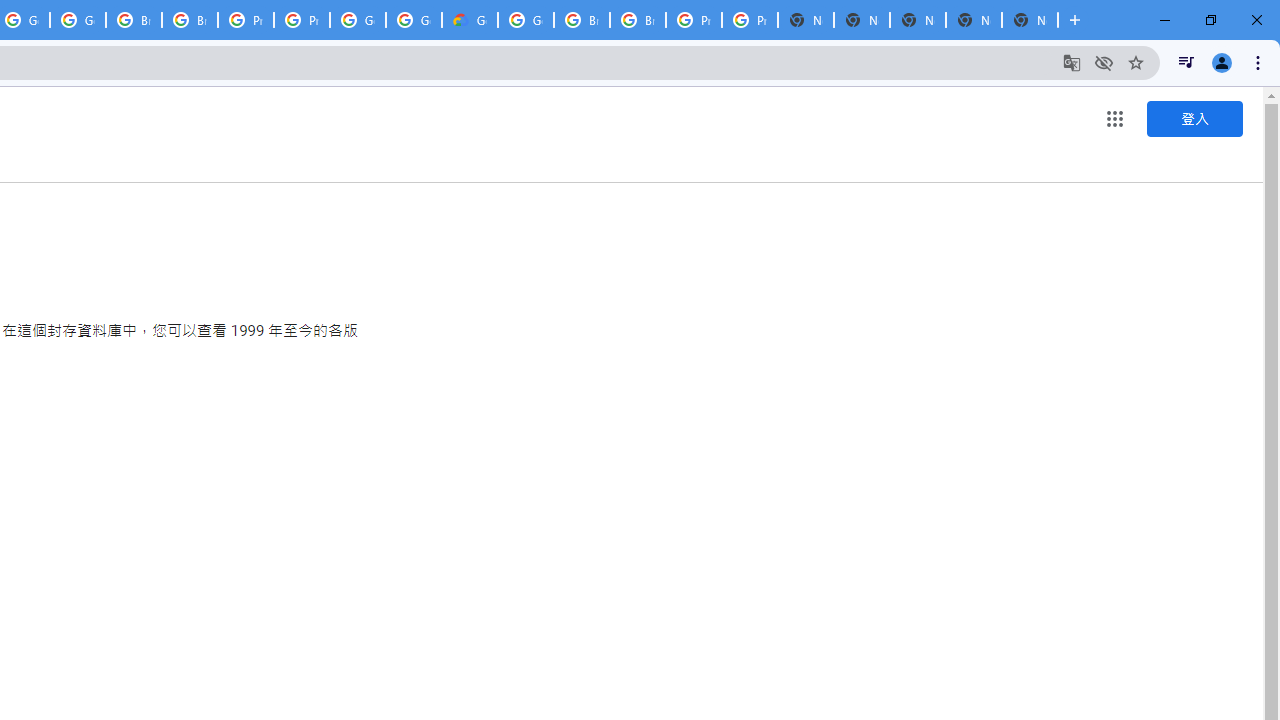 The width and height of the screenshot is (1280, 720). What do you see at coordinates (581, 20) in the screenshot?
I see `'Browse Chrome as a guest - Computer - Google Chrome Help'` at bounding box center [581, 20].